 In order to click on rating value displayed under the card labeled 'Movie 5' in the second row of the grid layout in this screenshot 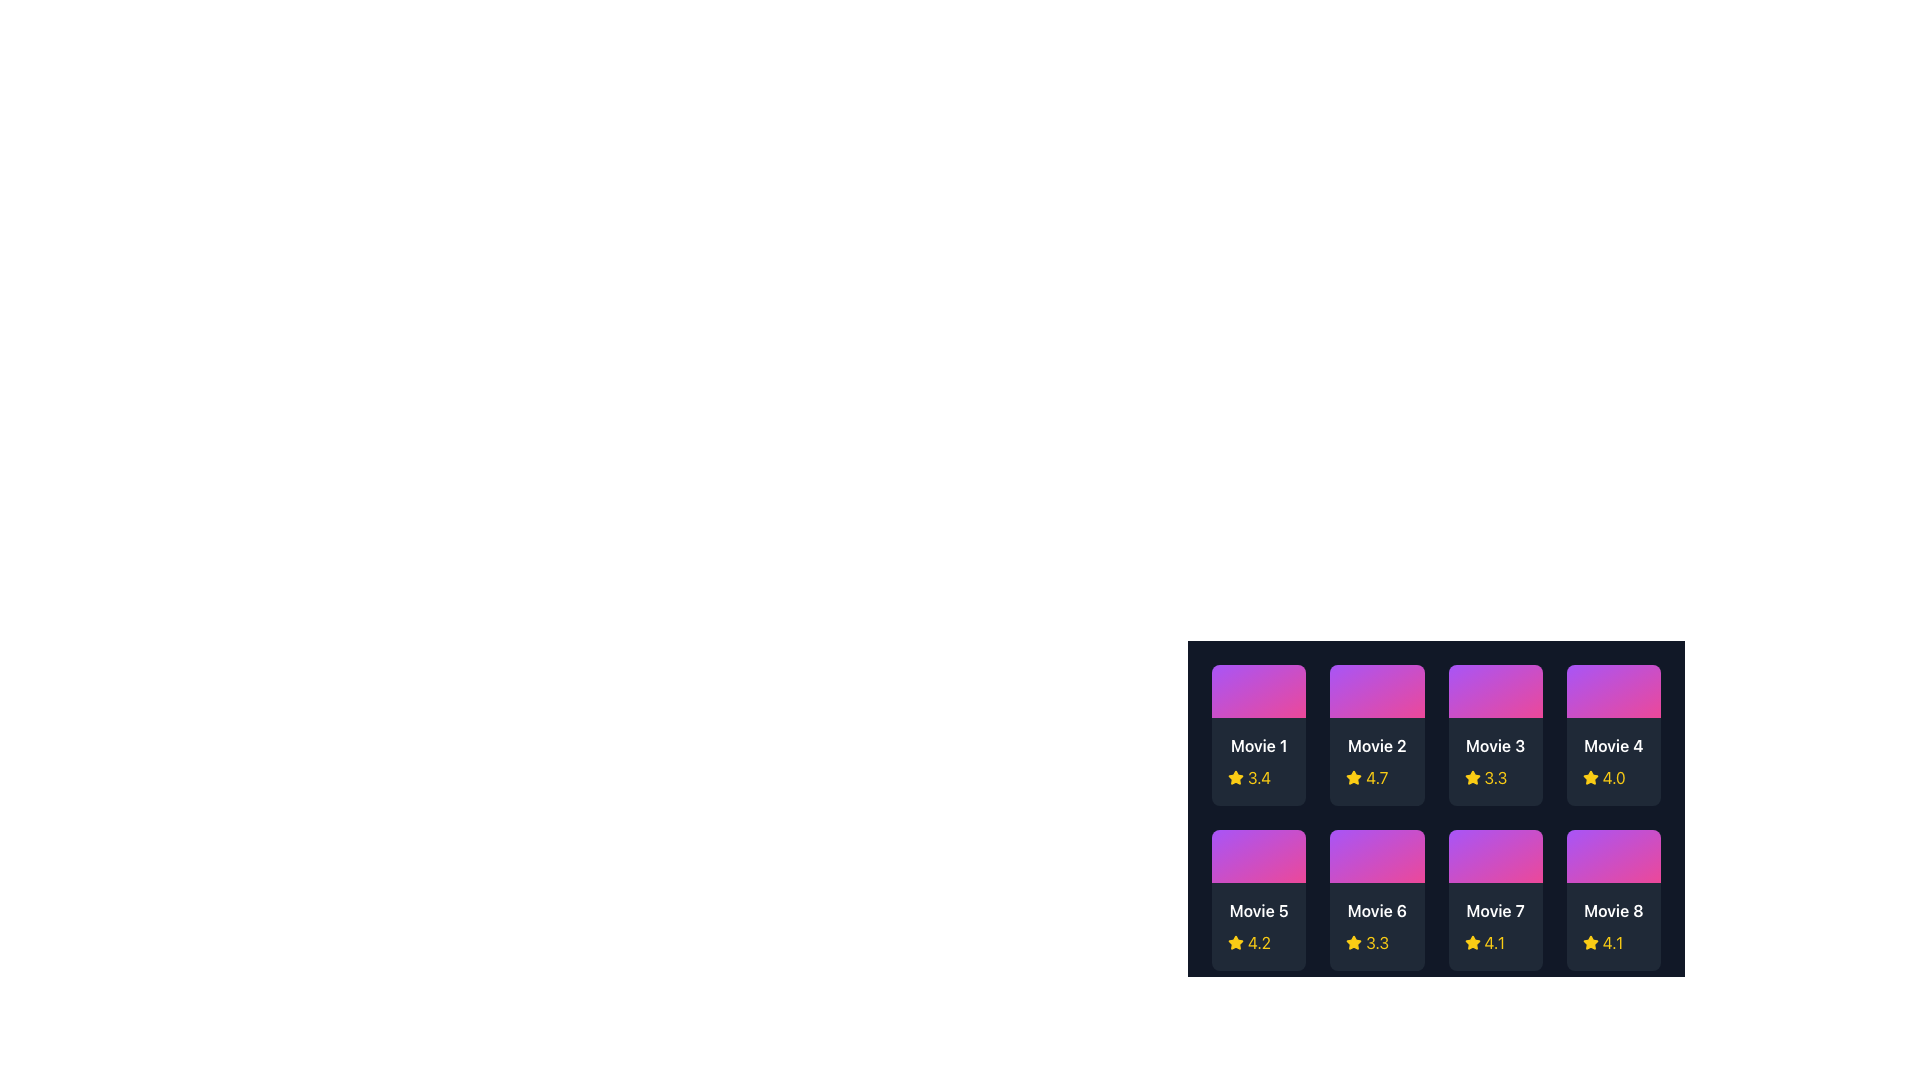, I will do `click(1258, 943)`.